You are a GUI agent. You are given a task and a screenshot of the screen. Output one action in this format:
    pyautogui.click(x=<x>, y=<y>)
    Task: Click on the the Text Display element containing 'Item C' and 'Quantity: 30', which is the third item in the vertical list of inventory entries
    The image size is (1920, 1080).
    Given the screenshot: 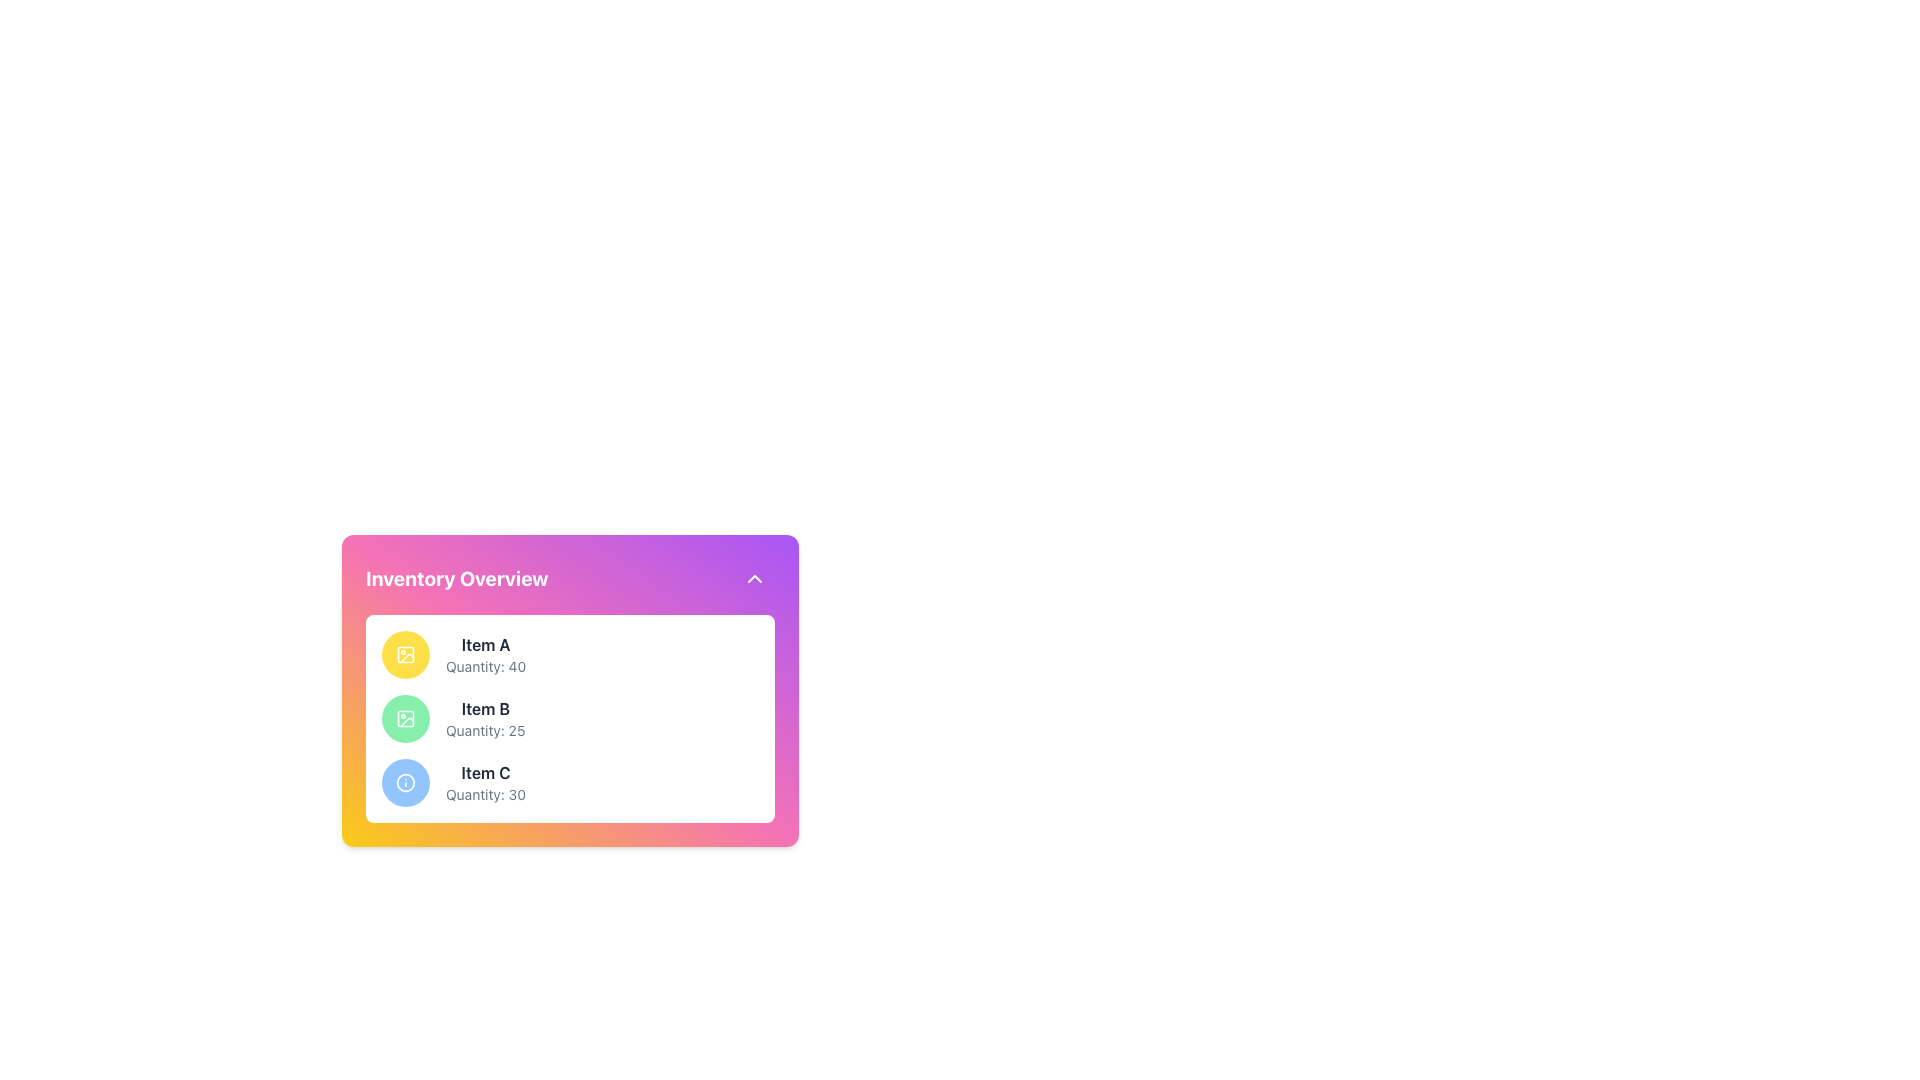 What is the action you would take?
    pyautogui.click(x=485, y=782)
    